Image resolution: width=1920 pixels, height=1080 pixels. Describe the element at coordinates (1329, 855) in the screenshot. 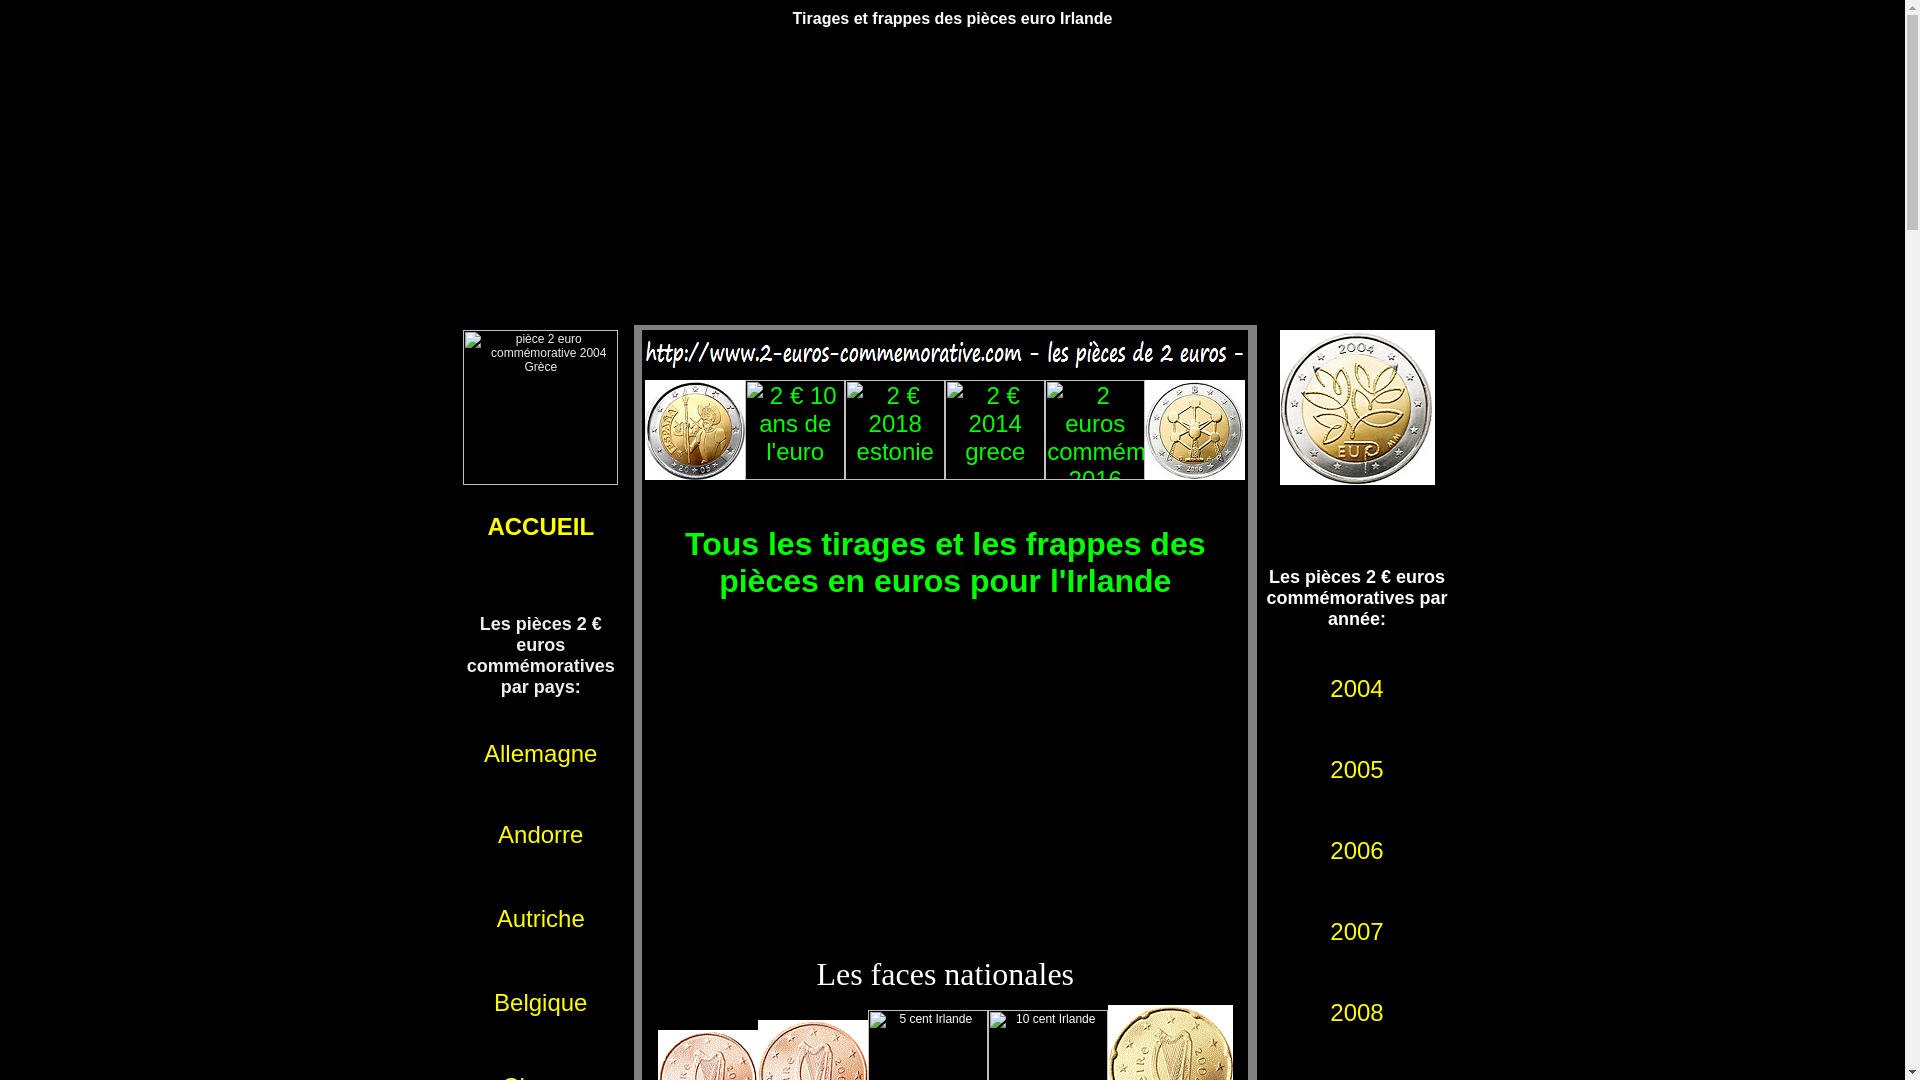

I see `'2006'` at that location.